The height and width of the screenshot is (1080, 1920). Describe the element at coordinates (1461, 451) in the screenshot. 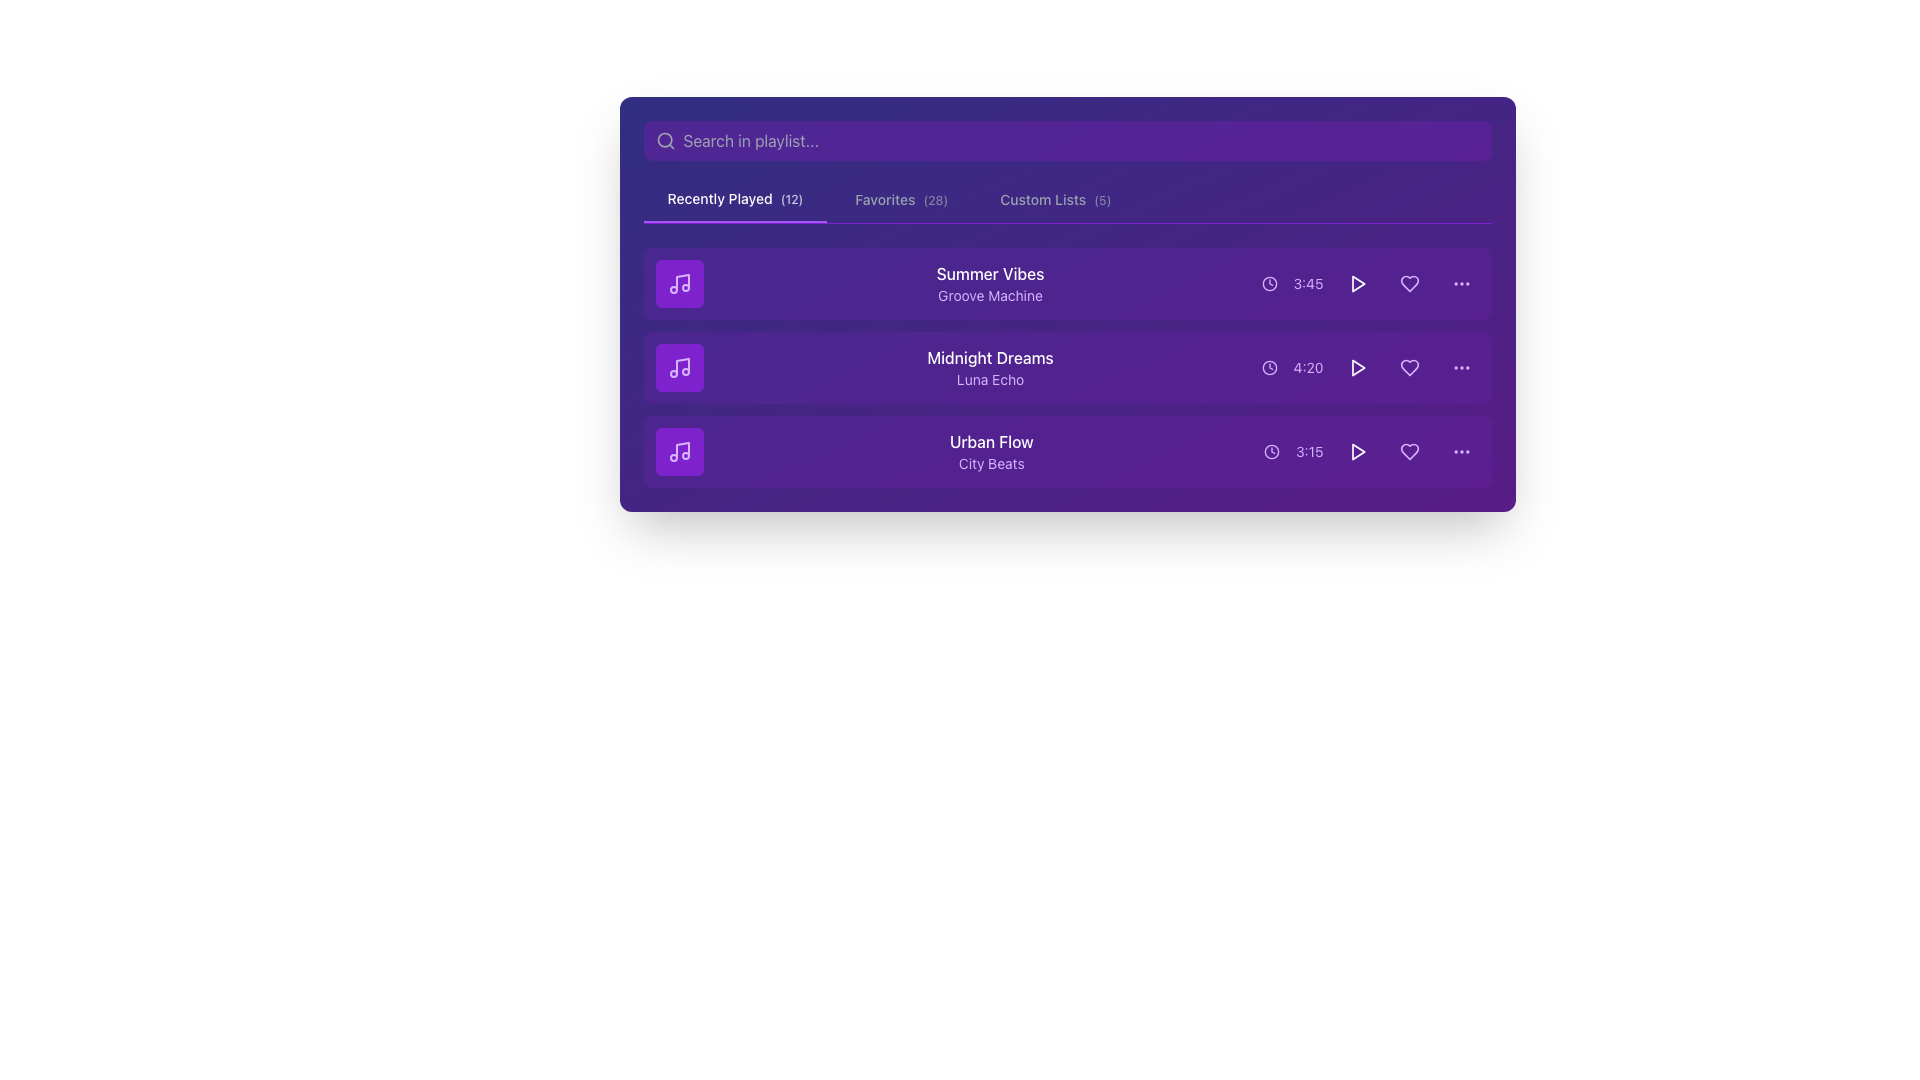

I see `the ellipsis menu icon, which is a small circular icon with three evenly spaced purple dots, located at the end of the last item in a vertical list of tracks` at that location.